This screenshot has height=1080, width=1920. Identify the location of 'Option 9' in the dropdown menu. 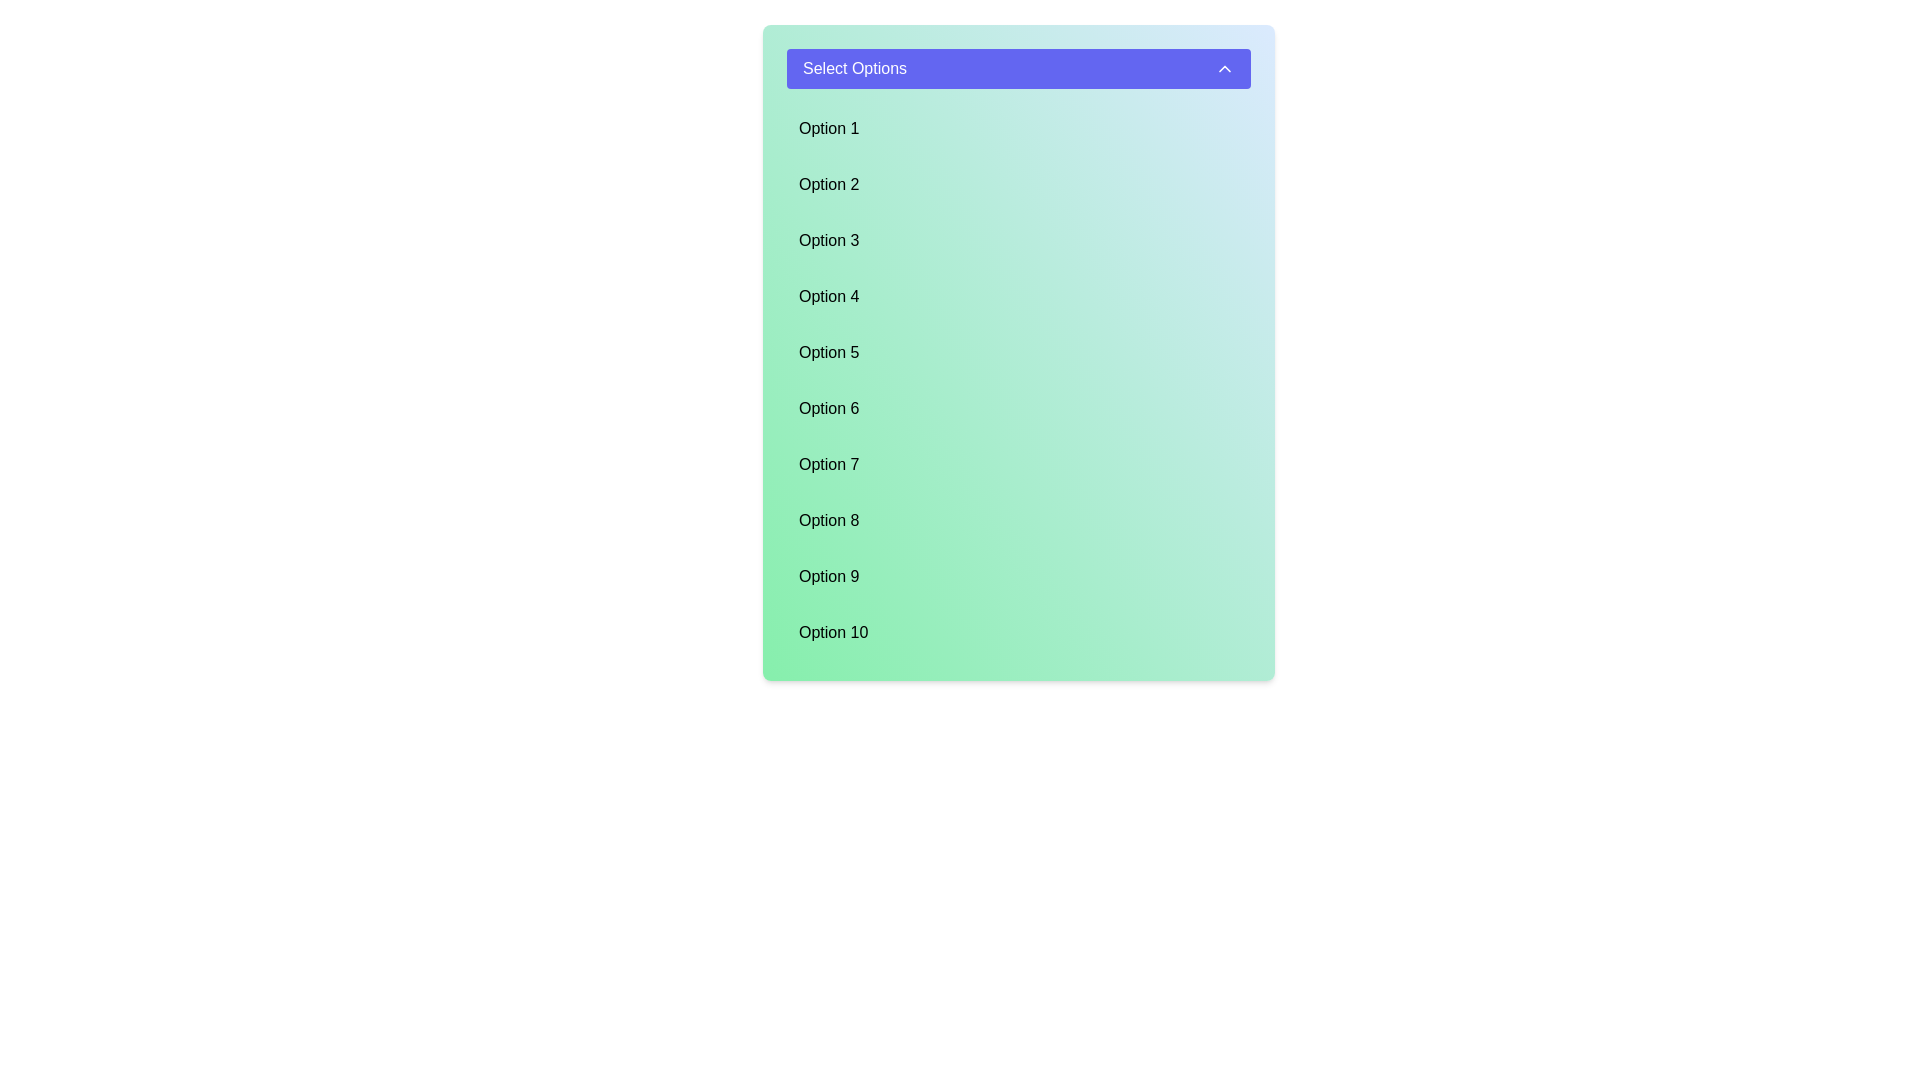
(1018, 577).